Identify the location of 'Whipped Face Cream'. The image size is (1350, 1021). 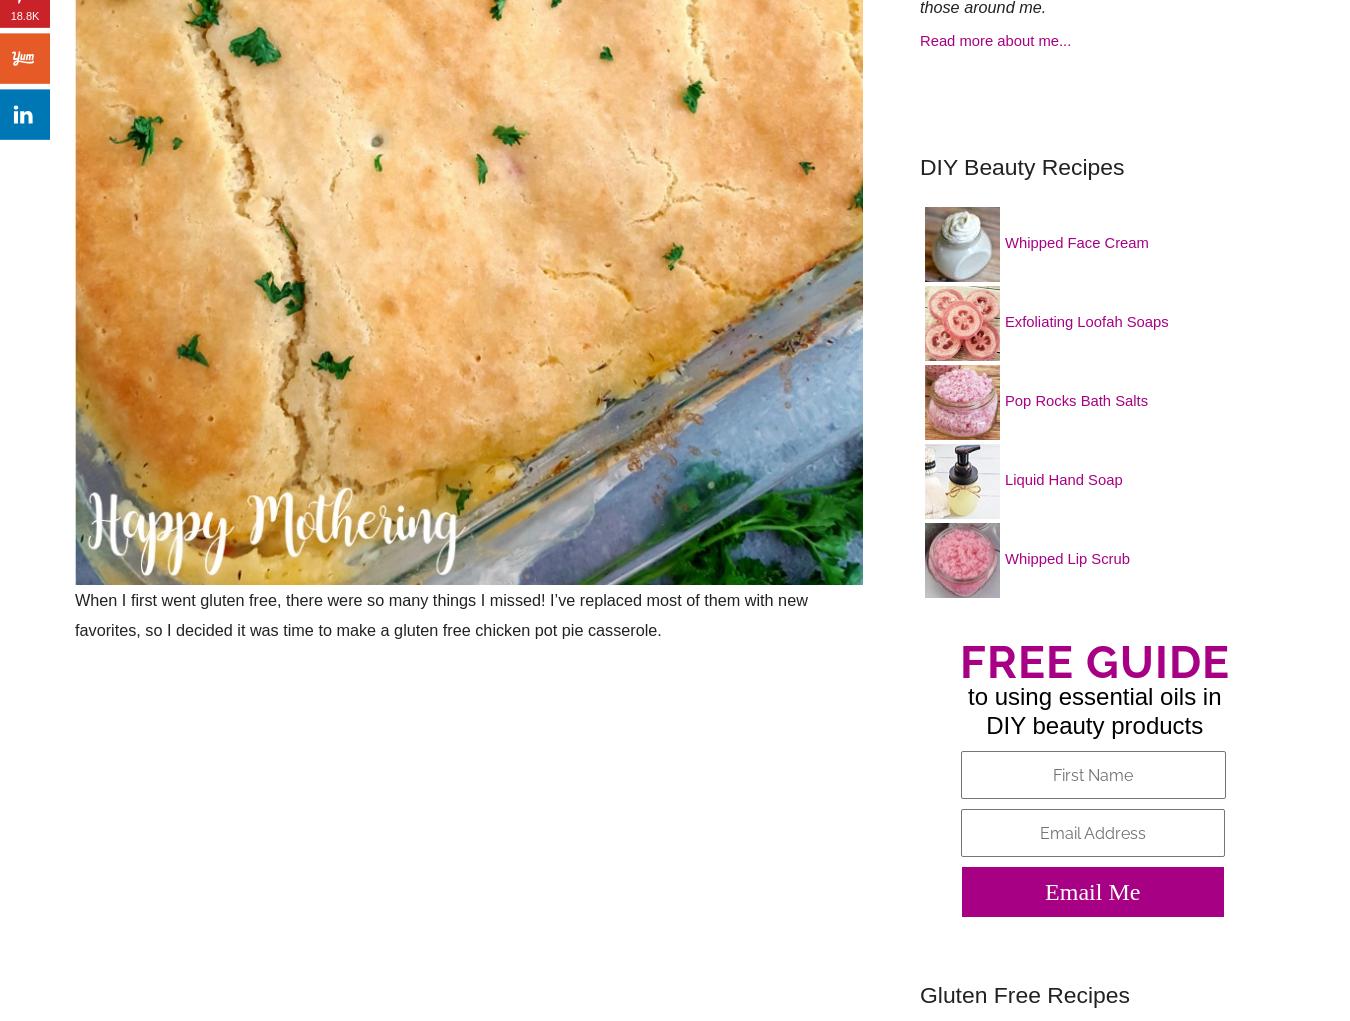
(1002, 240).